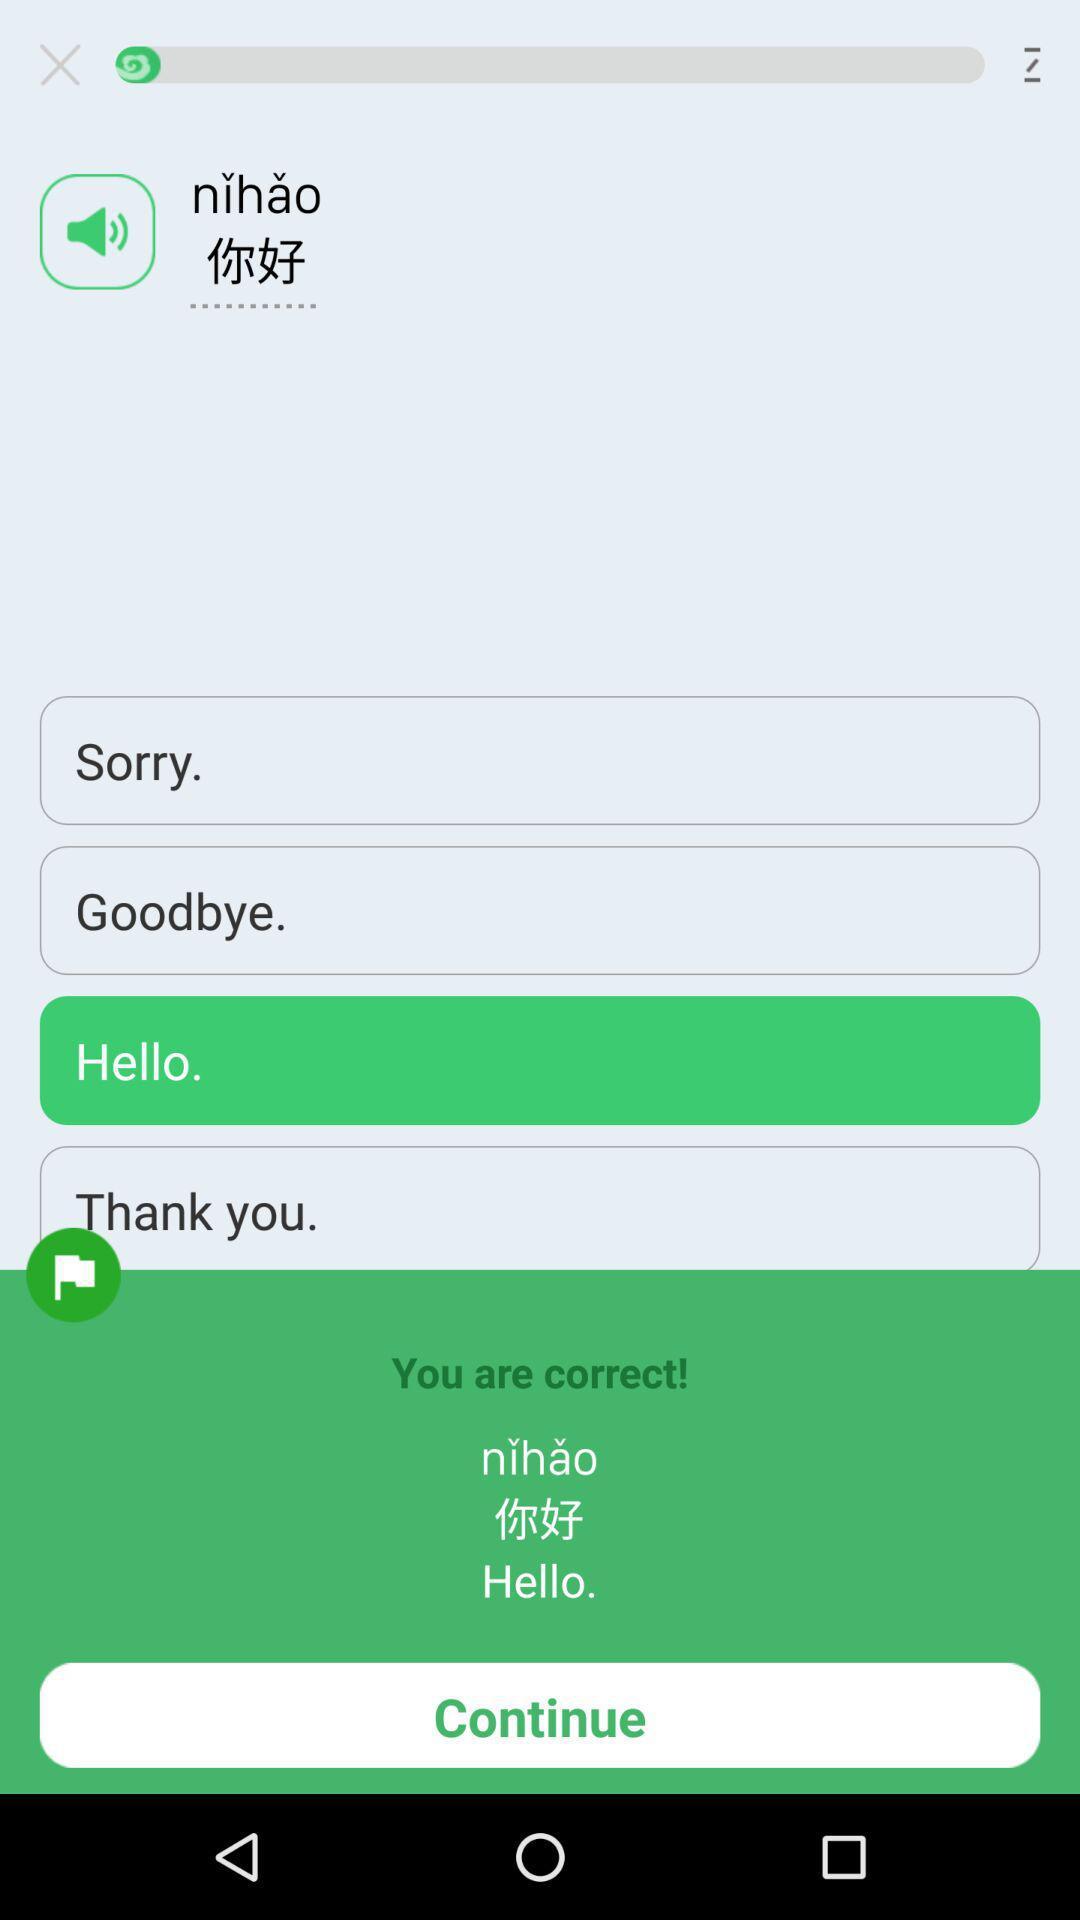 This screenshot has width=1080, height=1920. What do you see at coordinates (97, 231) in the screenshot?
I see `sound` at bounding box center [97, 231].